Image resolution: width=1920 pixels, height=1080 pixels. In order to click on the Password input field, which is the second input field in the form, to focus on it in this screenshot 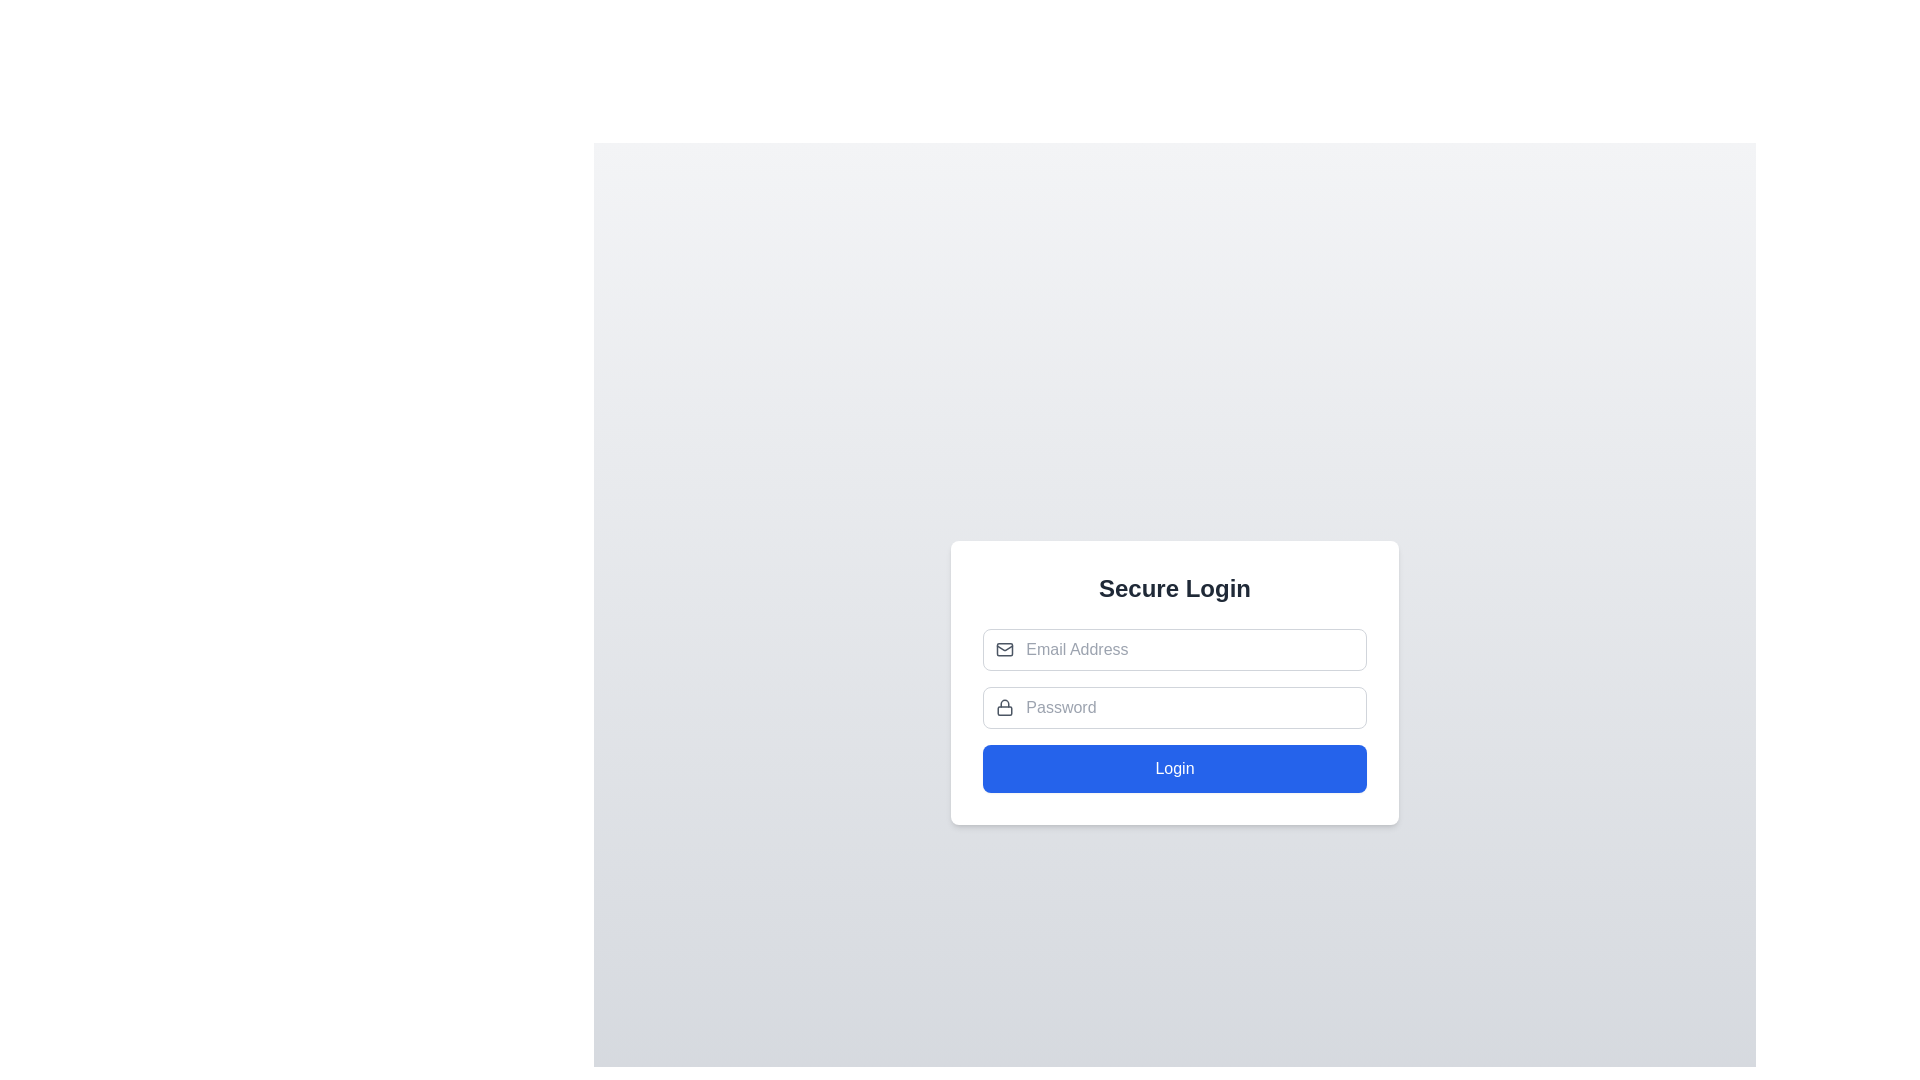, I will do `click(1175, 707)`.